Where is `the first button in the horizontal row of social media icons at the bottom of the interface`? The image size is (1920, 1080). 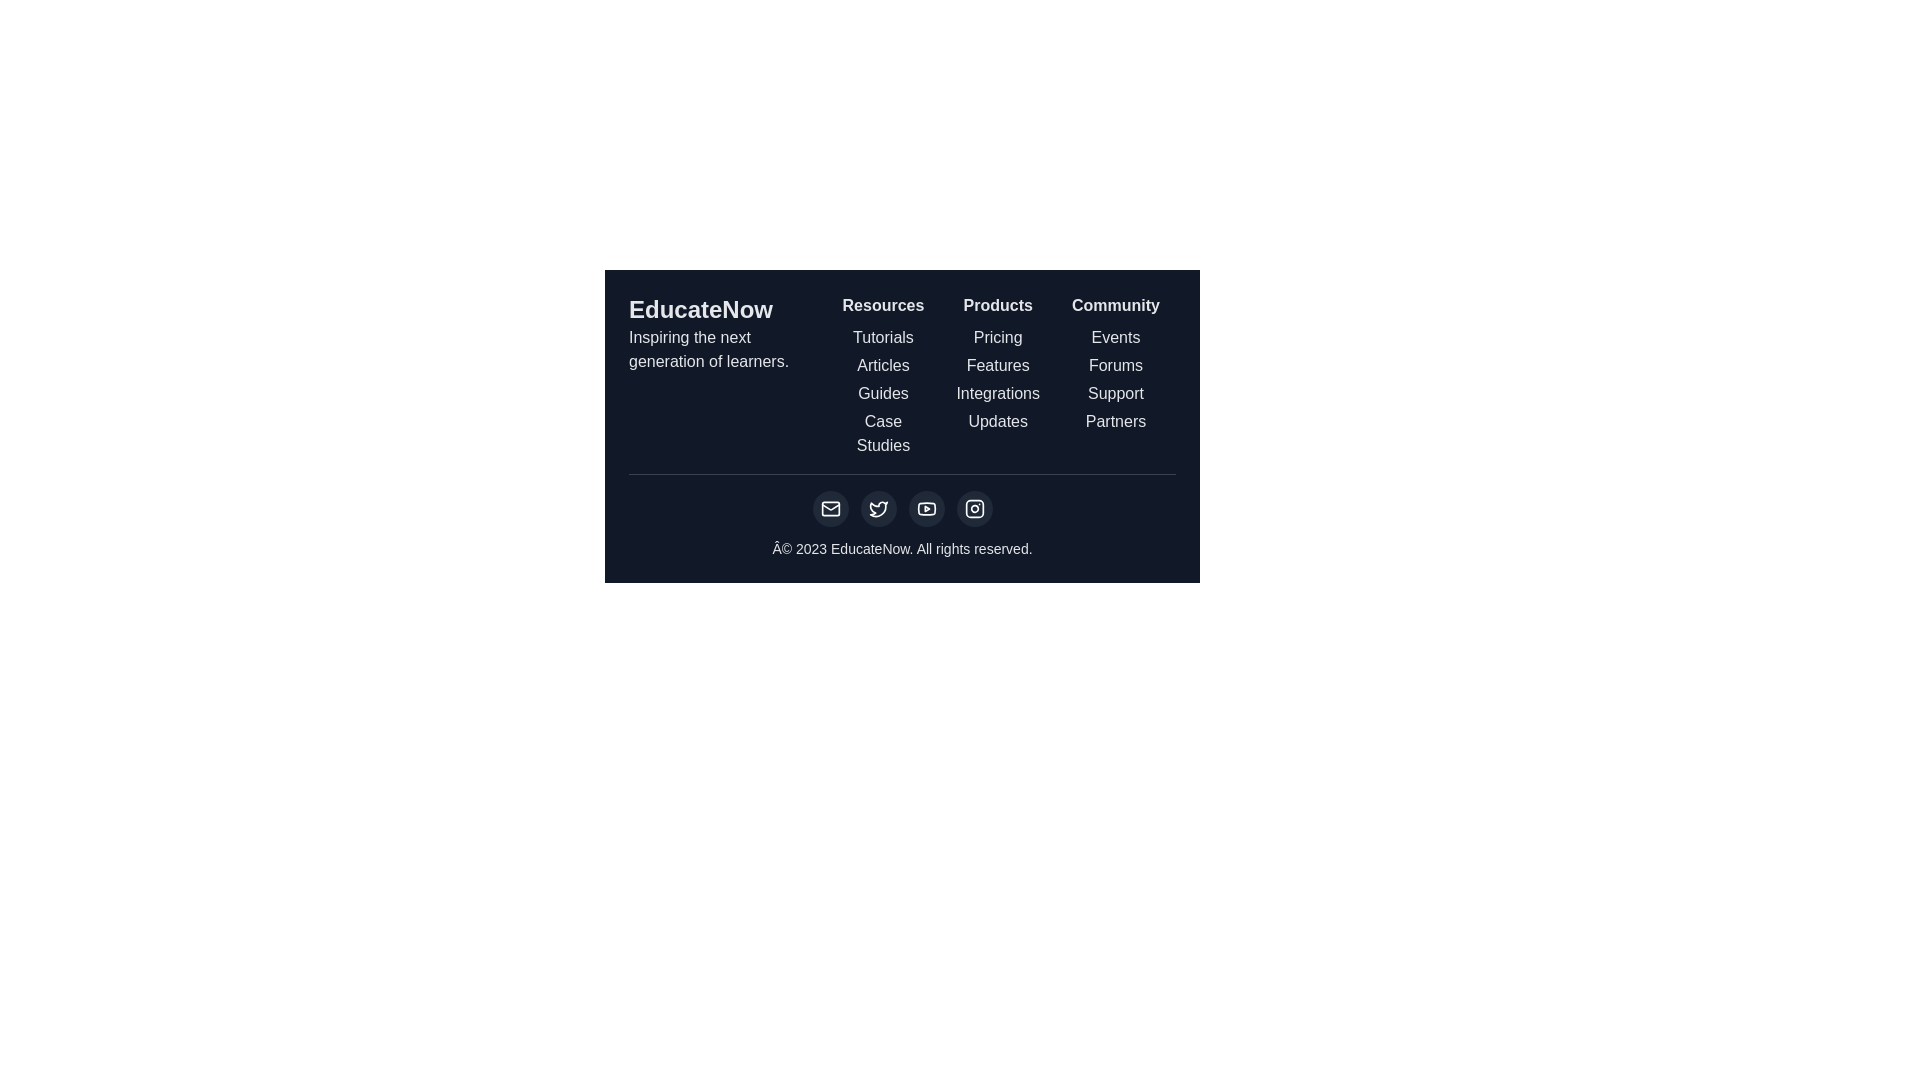
the first button in the horizontal row of social media icons at the bottom of the interface is located at coordinates (830, 508).